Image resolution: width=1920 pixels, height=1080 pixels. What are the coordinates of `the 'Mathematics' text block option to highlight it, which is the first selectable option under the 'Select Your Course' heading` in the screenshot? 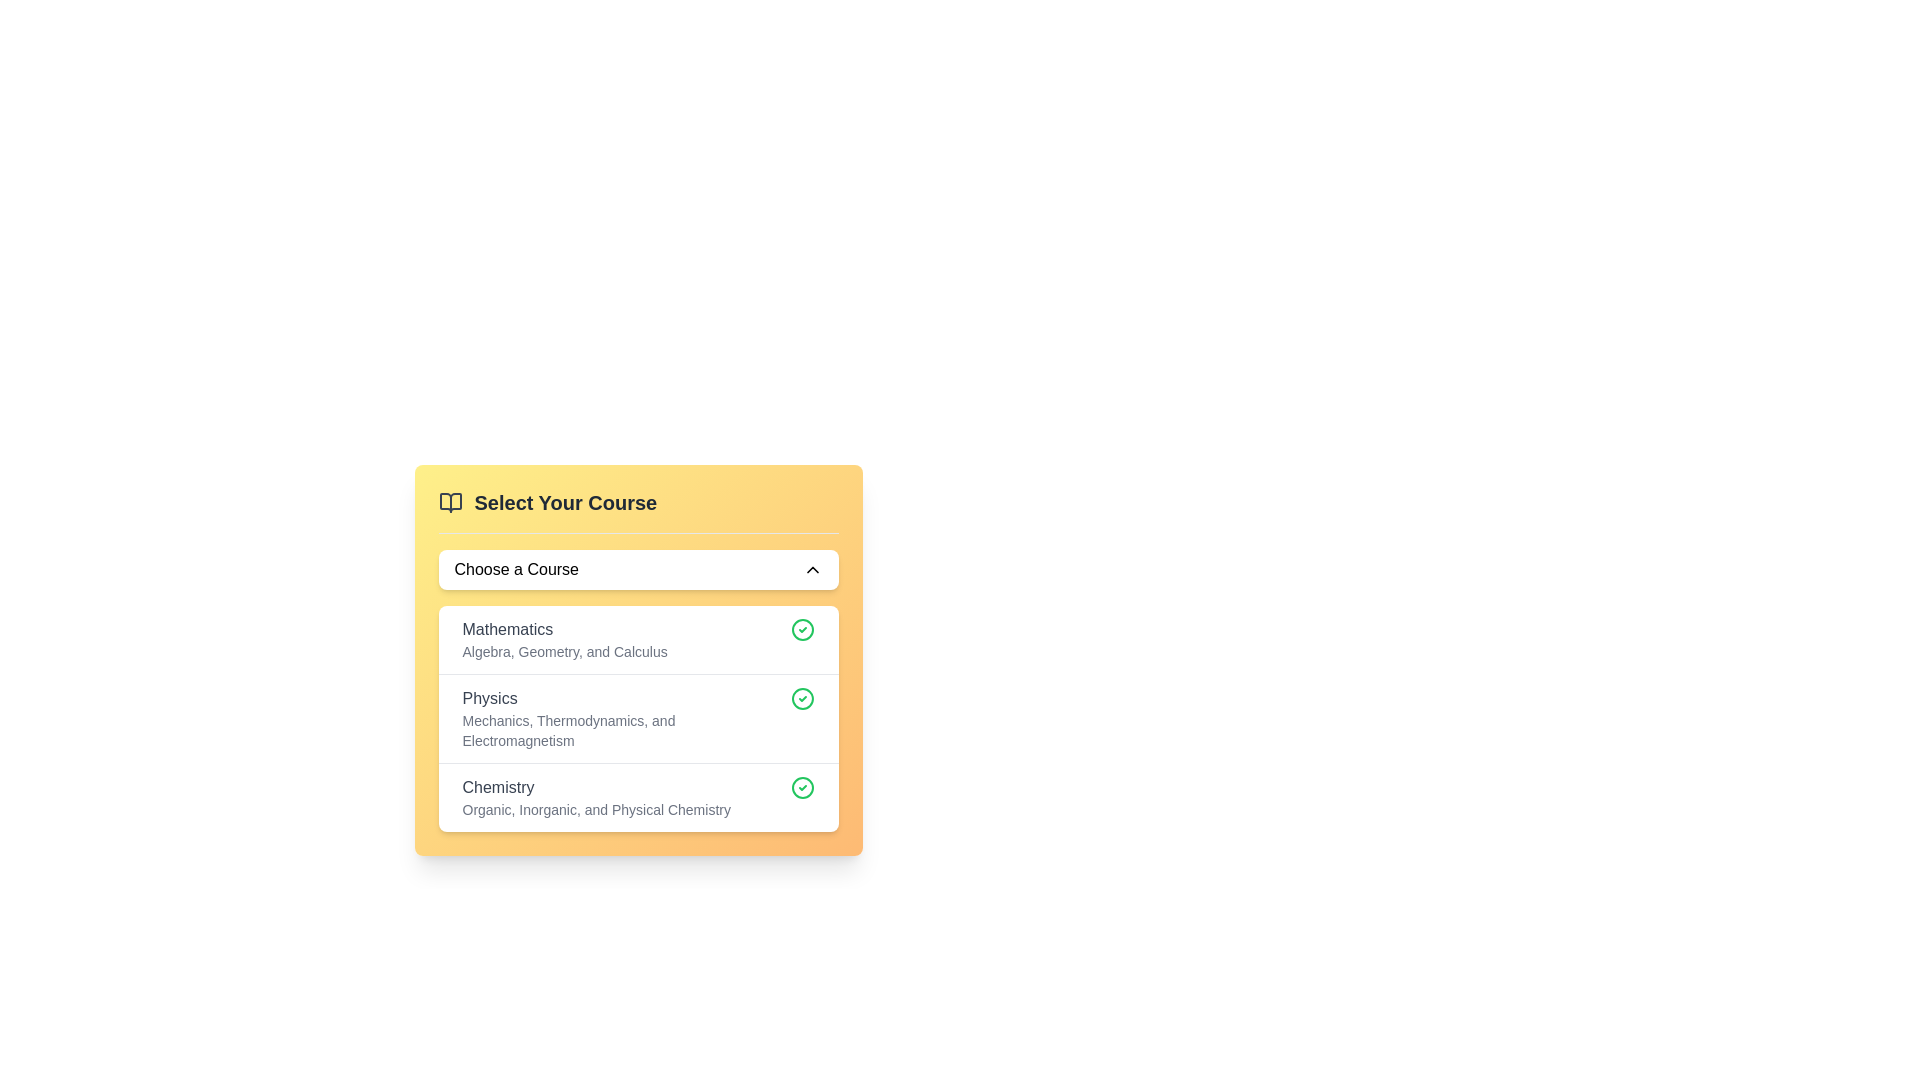 It's located at (637, 660).